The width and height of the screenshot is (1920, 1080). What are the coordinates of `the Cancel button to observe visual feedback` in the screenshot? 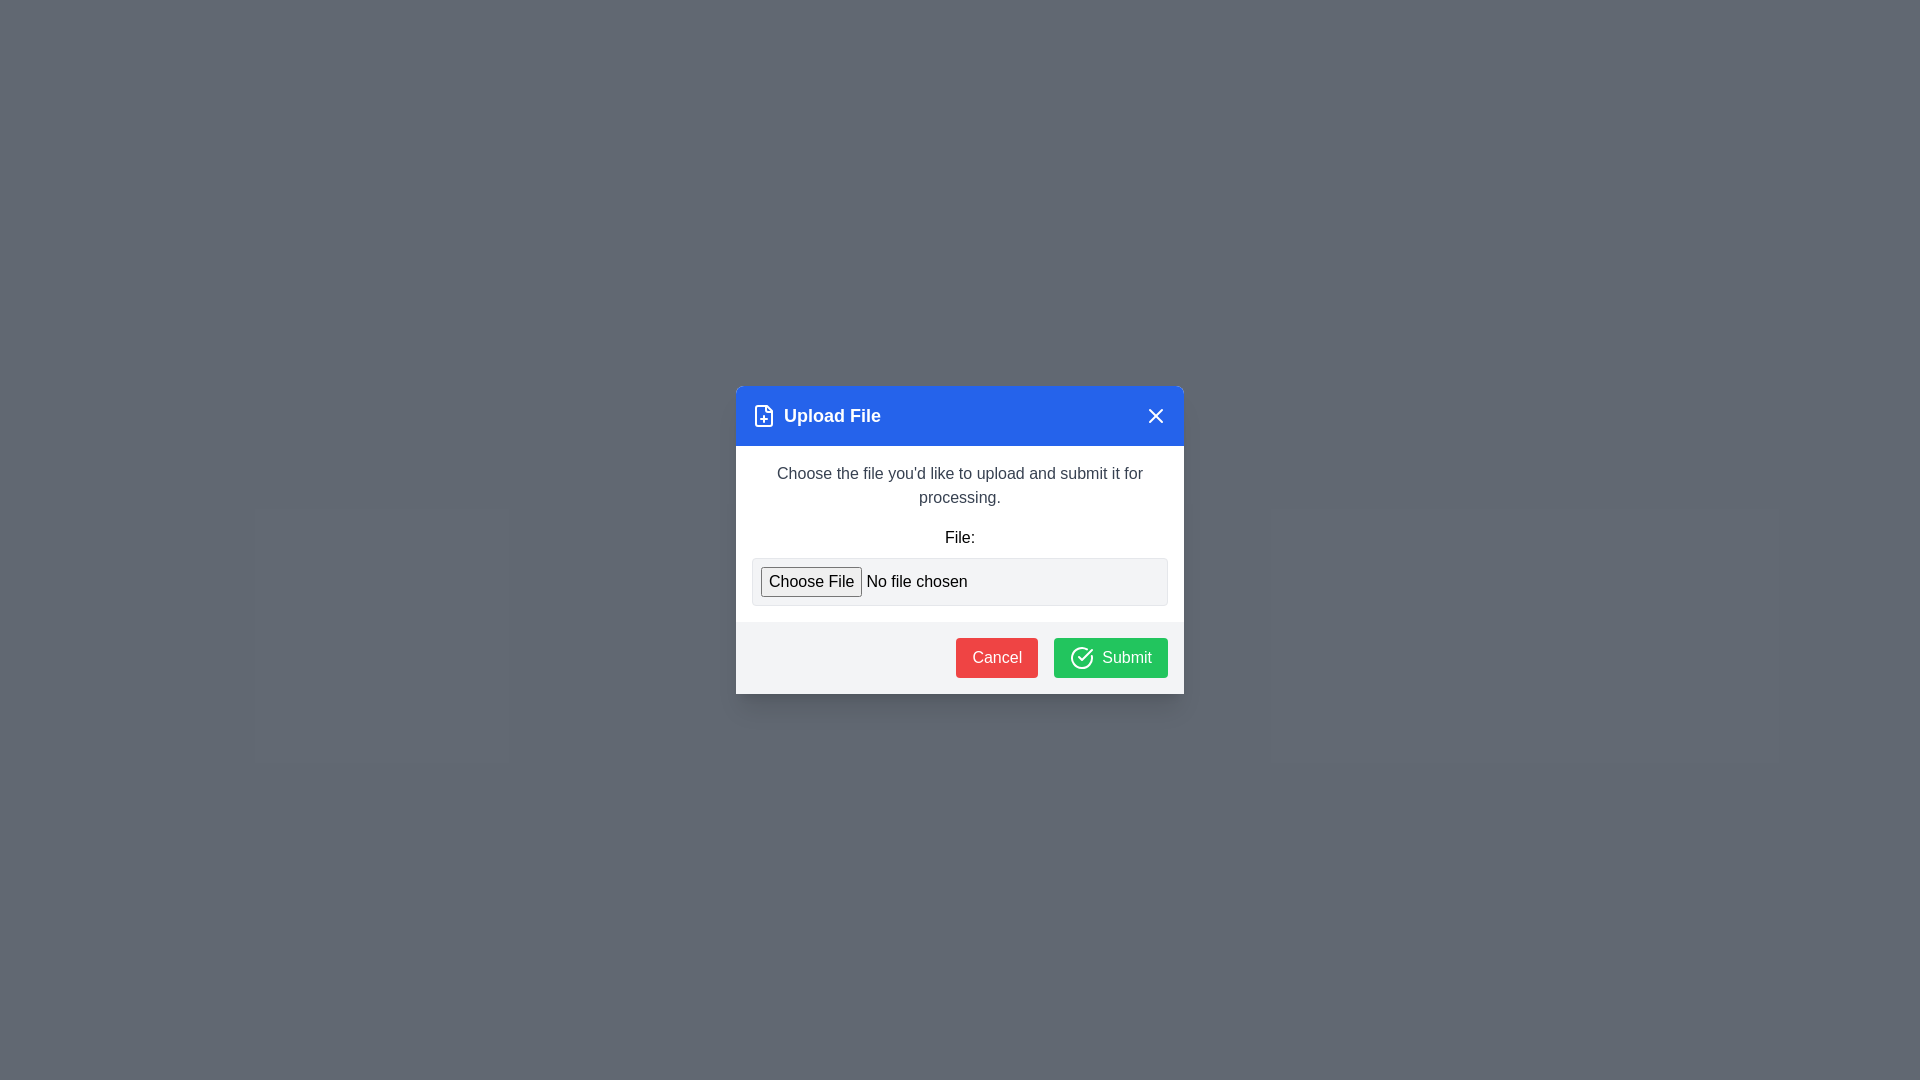 It's located at (997, 658).